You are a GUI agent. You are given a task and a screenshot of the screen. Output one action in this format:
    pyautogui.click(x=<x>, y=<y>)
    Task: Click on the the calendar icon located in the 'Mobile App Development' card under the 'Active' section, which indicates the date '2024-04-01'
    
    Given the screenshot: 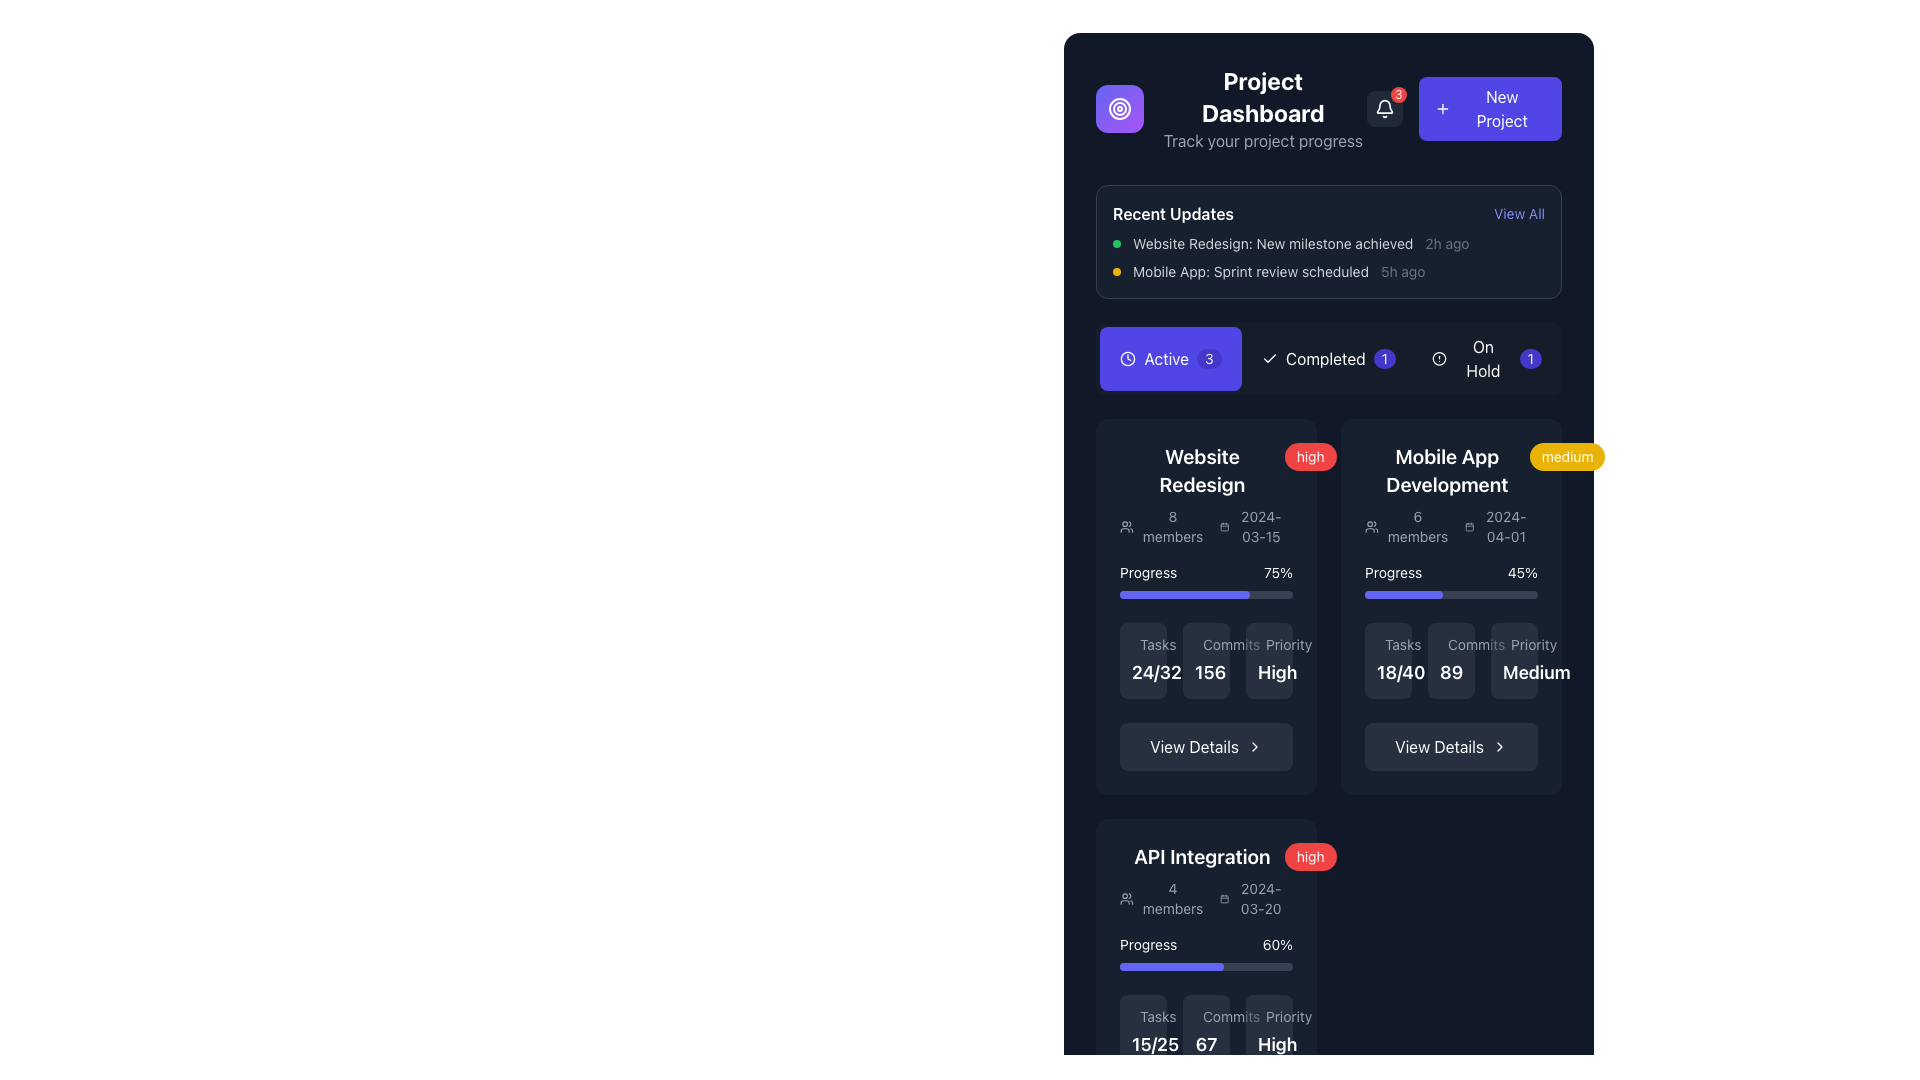 What is the action you would take?
    pyautogui.click(x=1470, y=526)
    